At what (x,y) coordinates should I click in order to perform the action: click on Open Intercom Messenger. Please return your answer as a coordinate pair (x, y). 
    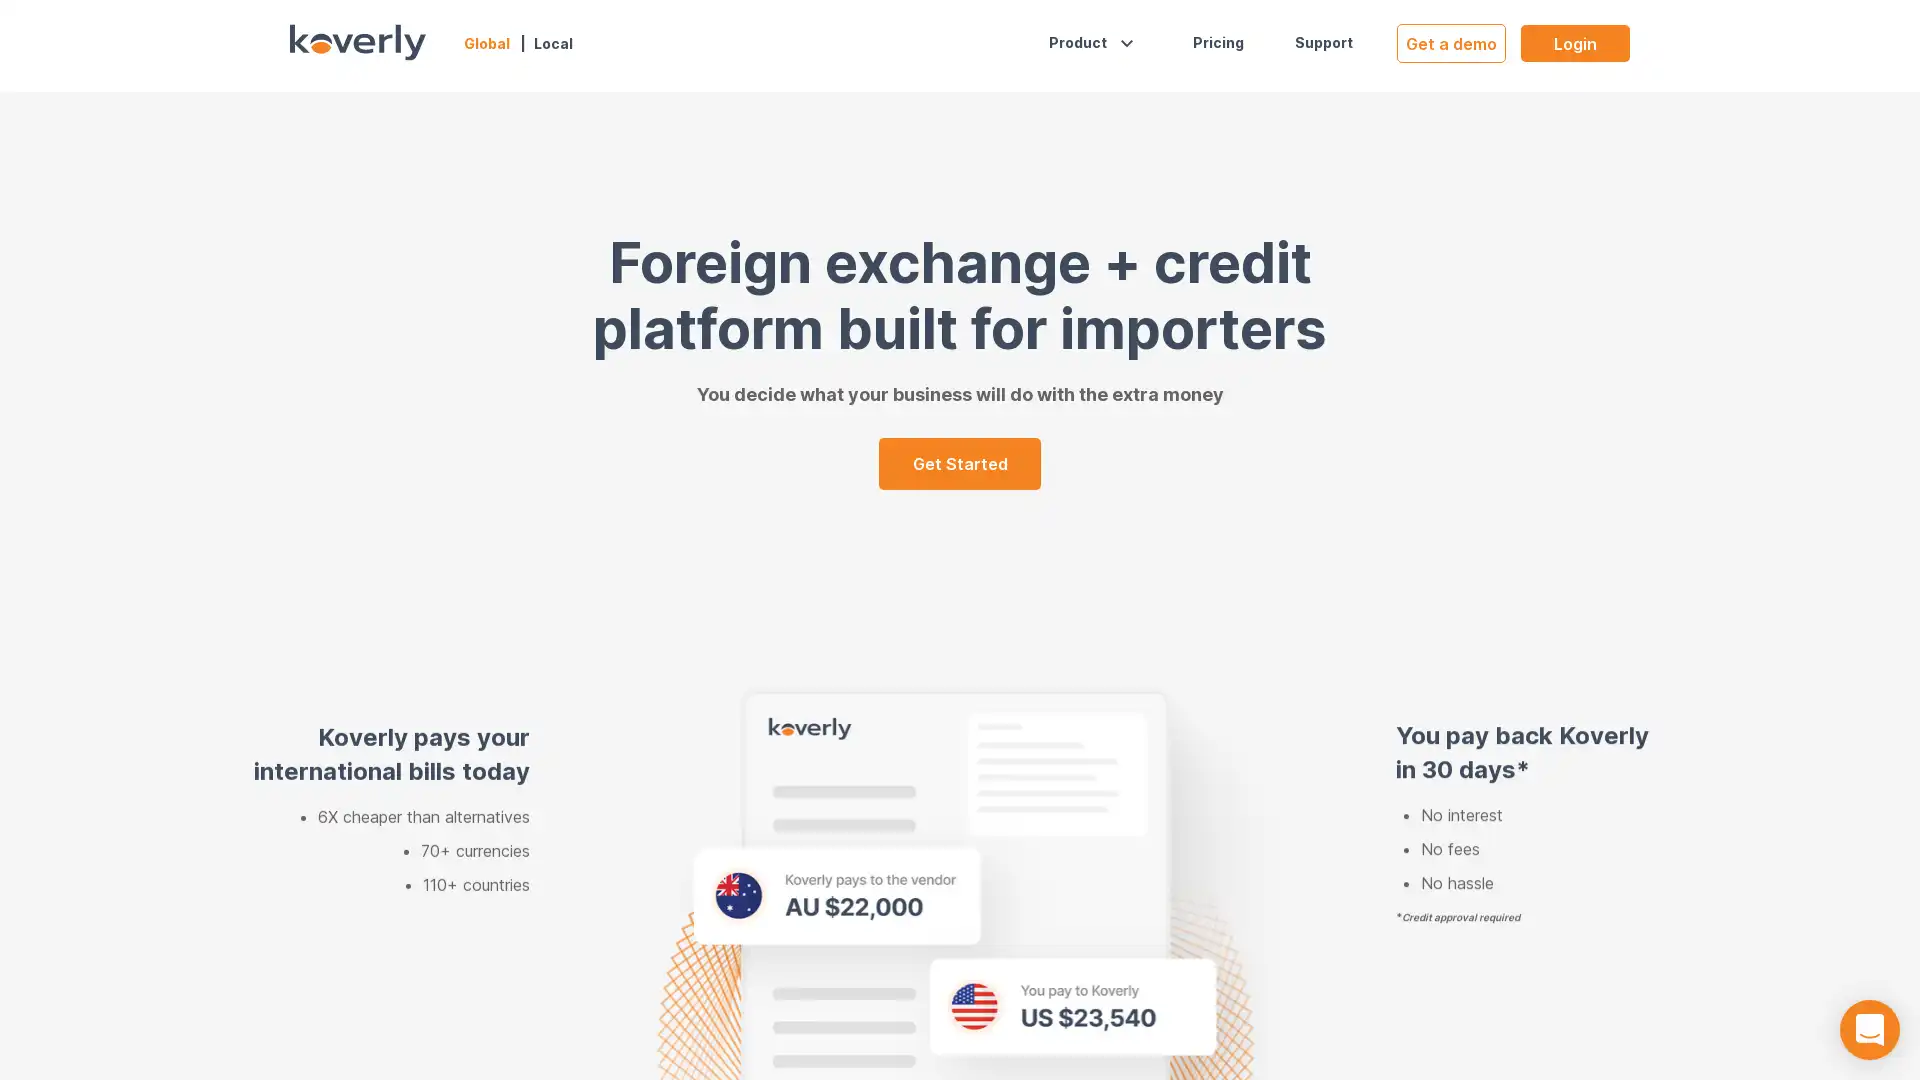
    Looking at the image, I should click on (1869, 1029).